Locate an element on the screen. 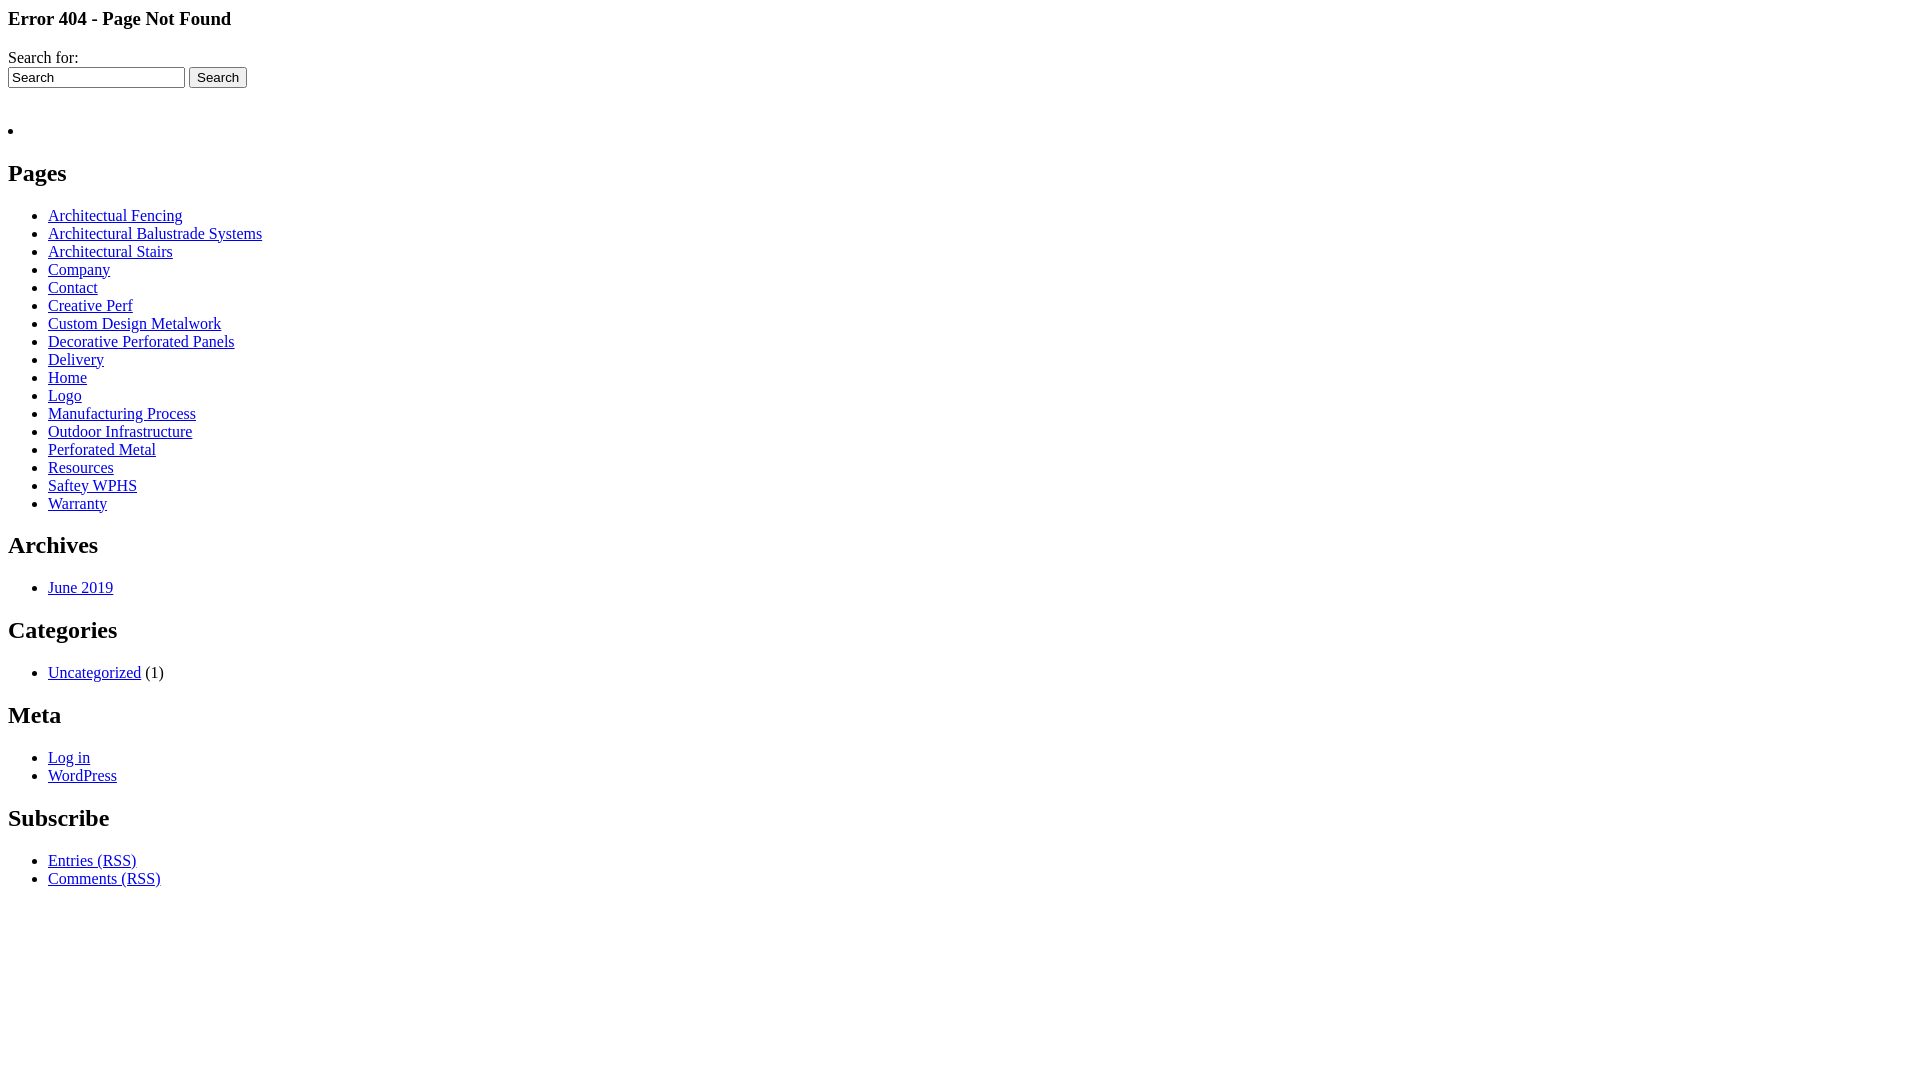  'Comments (RSS)' is located at coordinates (103, 877).